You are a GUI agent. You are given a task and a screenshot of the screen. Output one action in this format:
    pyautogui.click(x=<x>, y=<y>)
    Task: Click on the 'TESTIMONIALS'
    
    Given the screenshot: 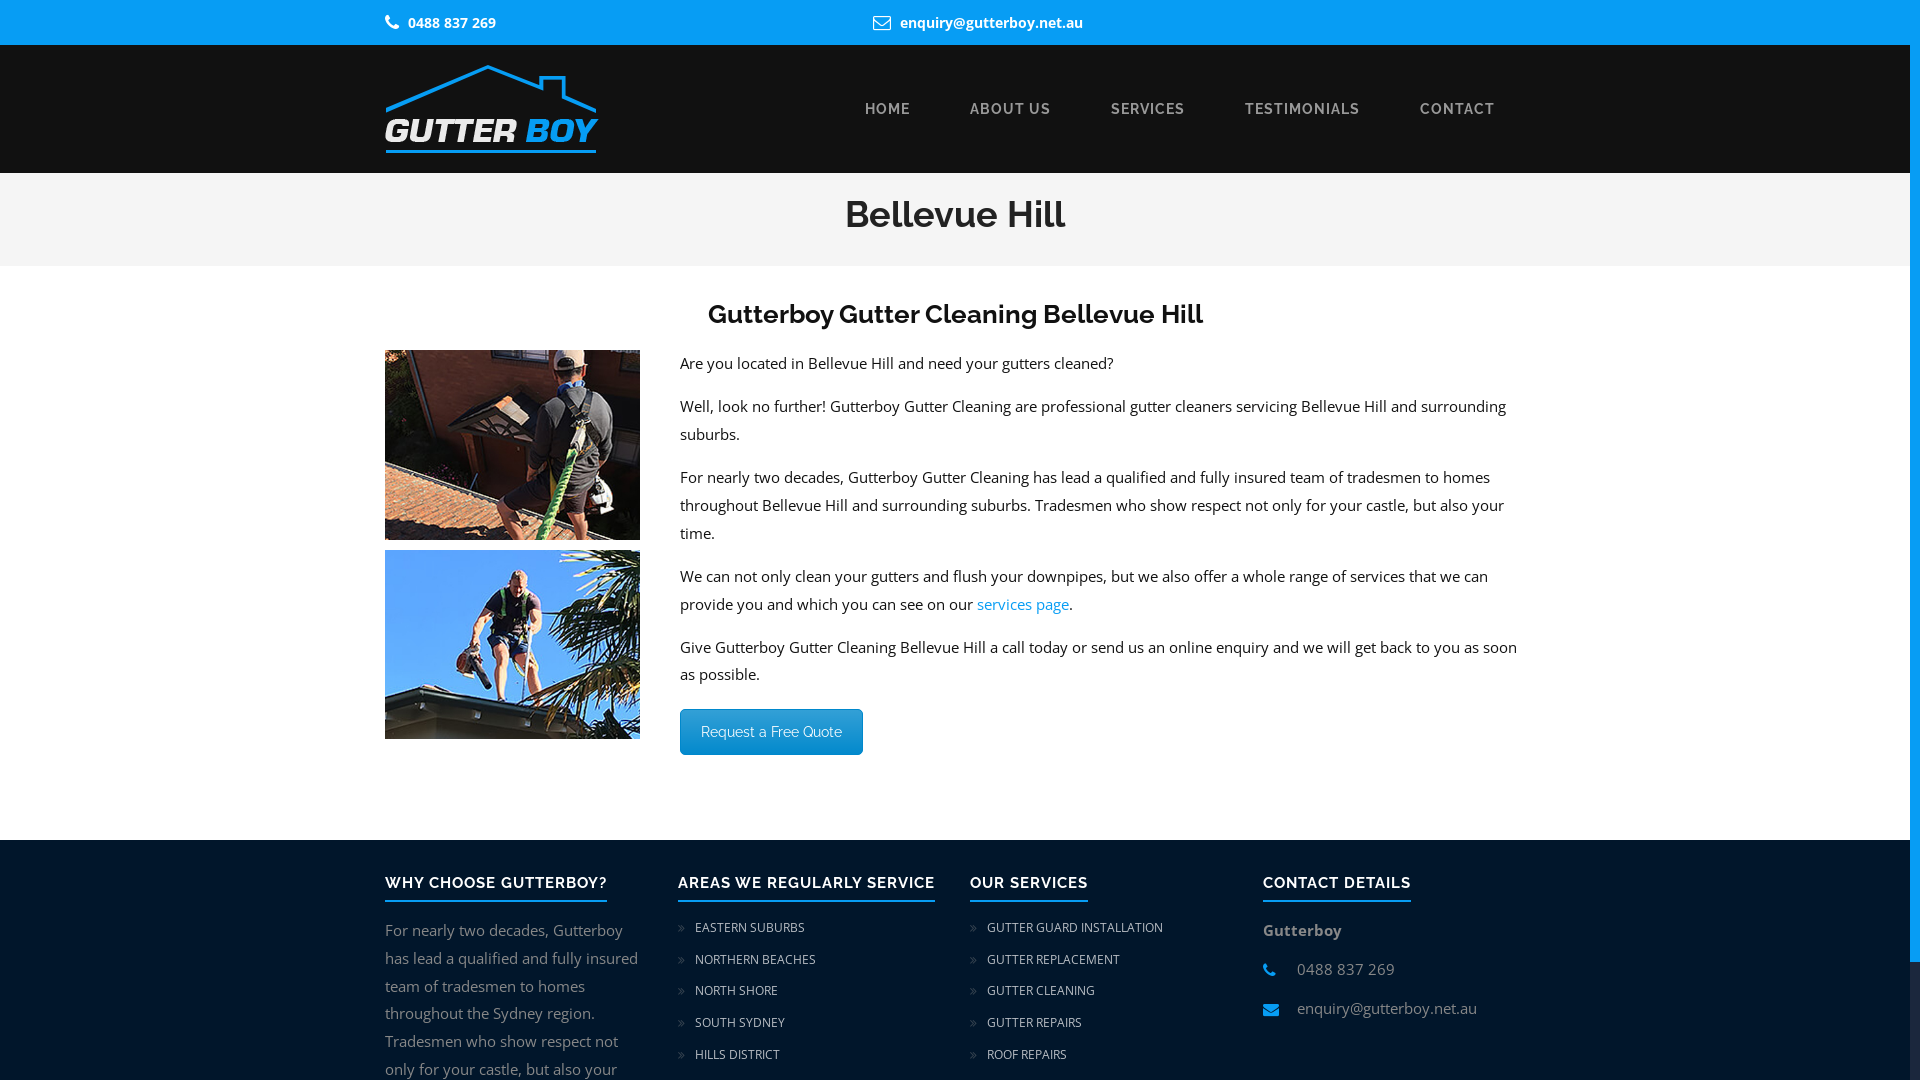 What is the action you would take?
    pyautogui.click(x=1302, y=109)
    